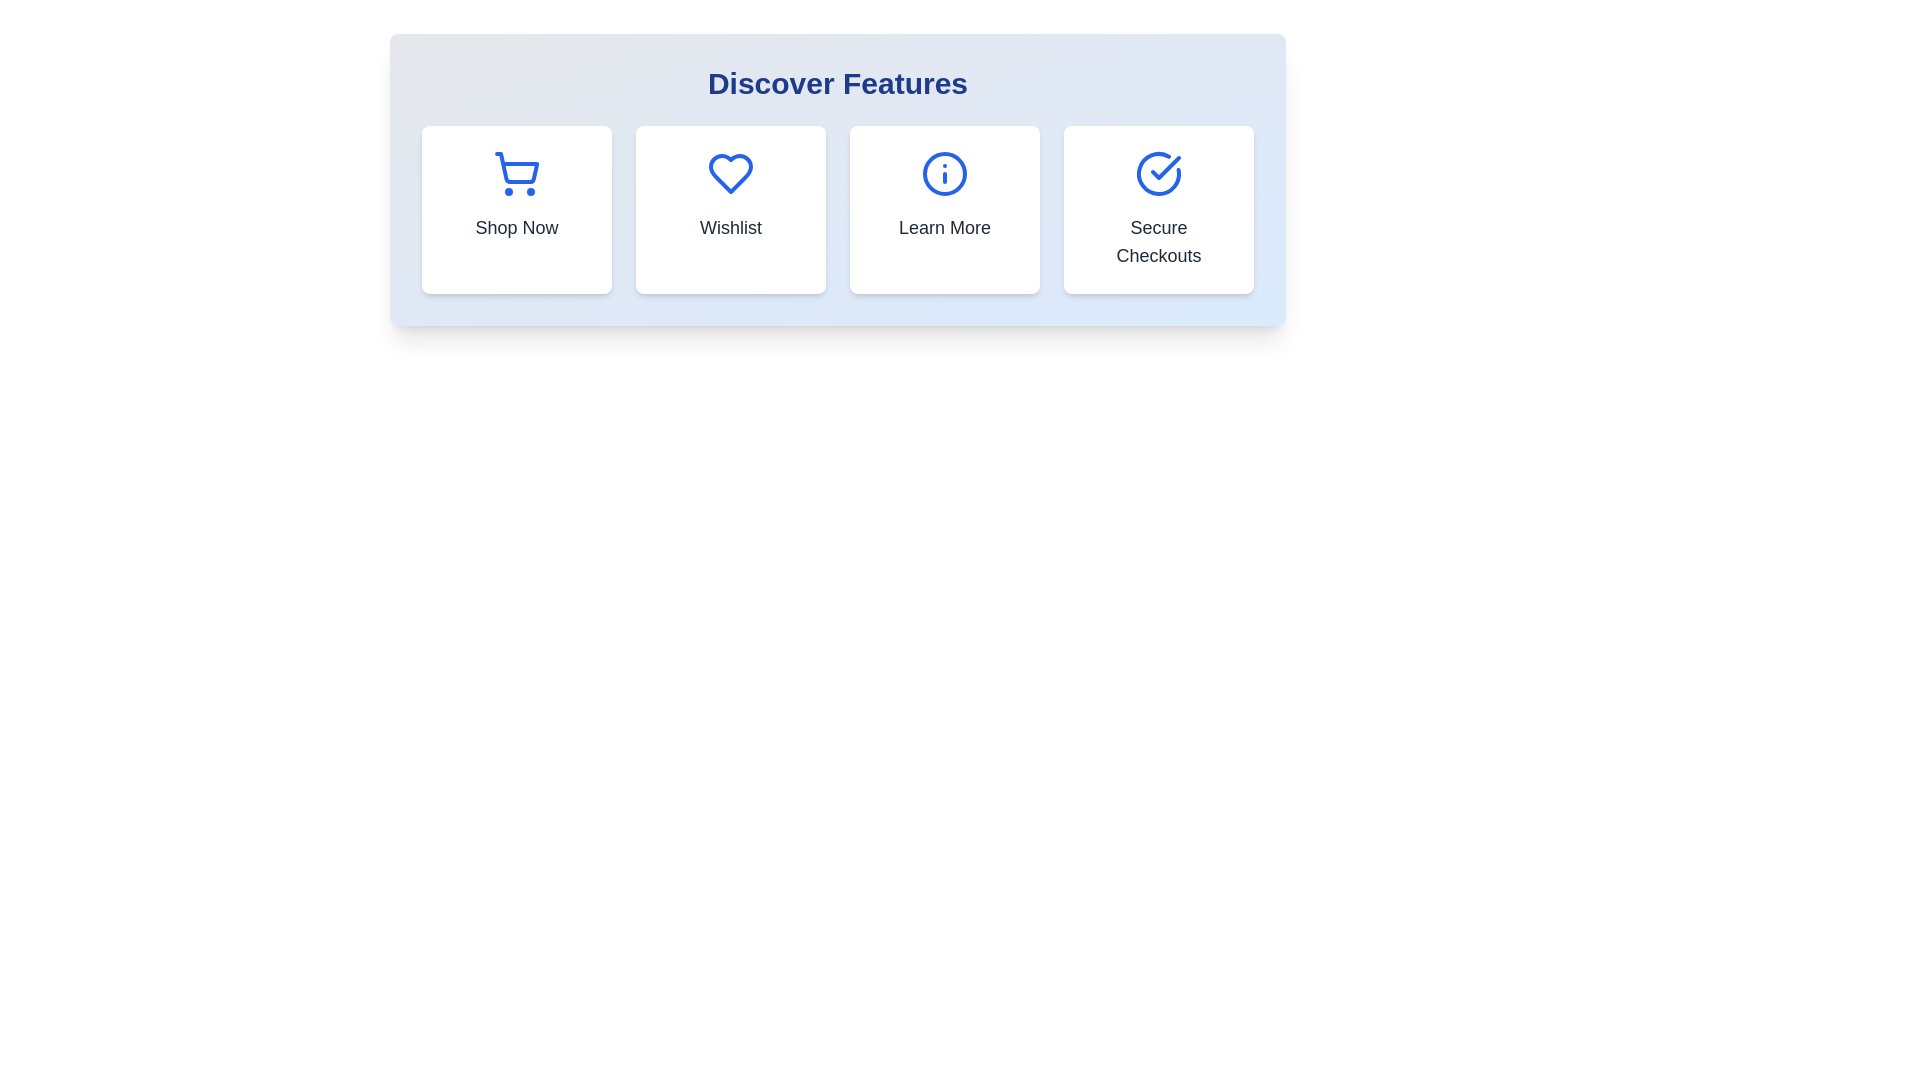 Image resolution: width=1920 pixels, height=1080 pixels. Describe the element at coordinates (1158, 209) in the screenshot. I see `the fourth card in the grid layout, which guides users to secure checkout processes` at that location.